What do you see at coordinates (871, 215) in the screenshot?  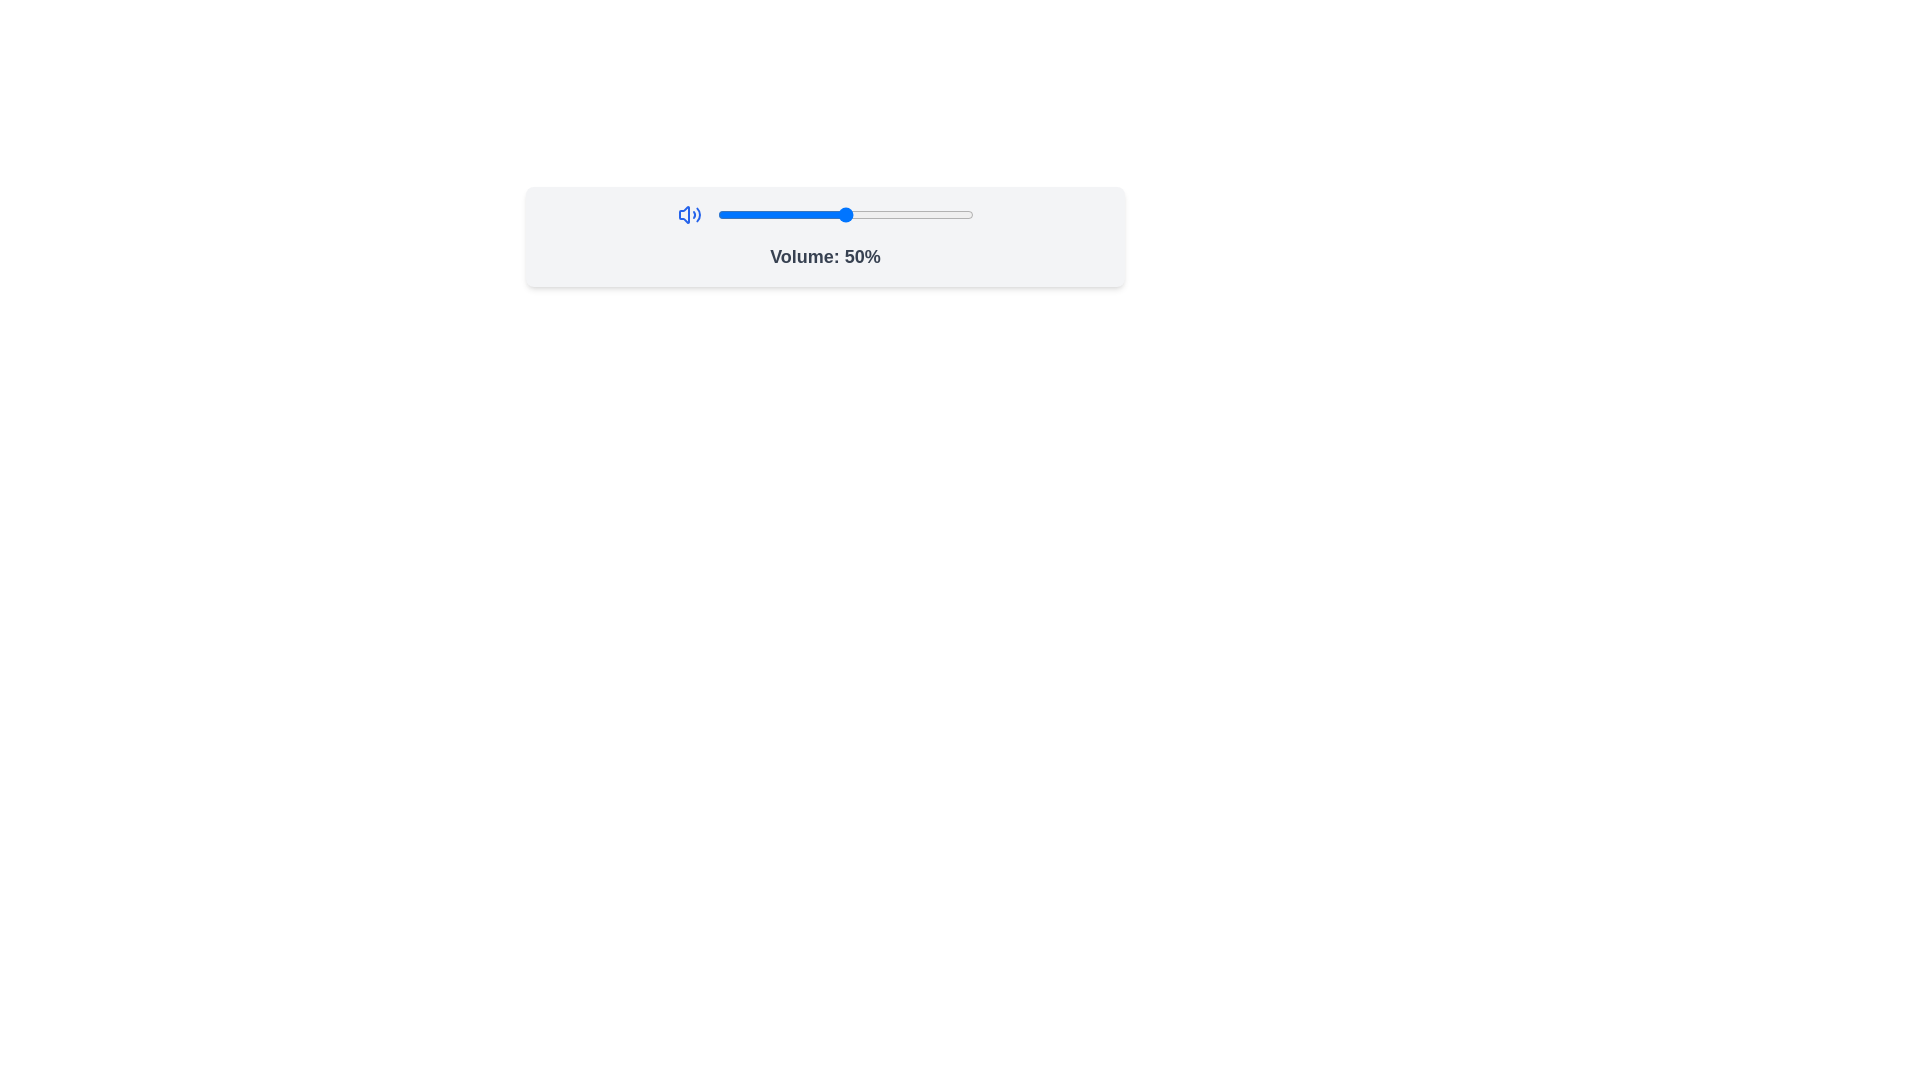 I see `the volume` at bounding box center [871, 215].